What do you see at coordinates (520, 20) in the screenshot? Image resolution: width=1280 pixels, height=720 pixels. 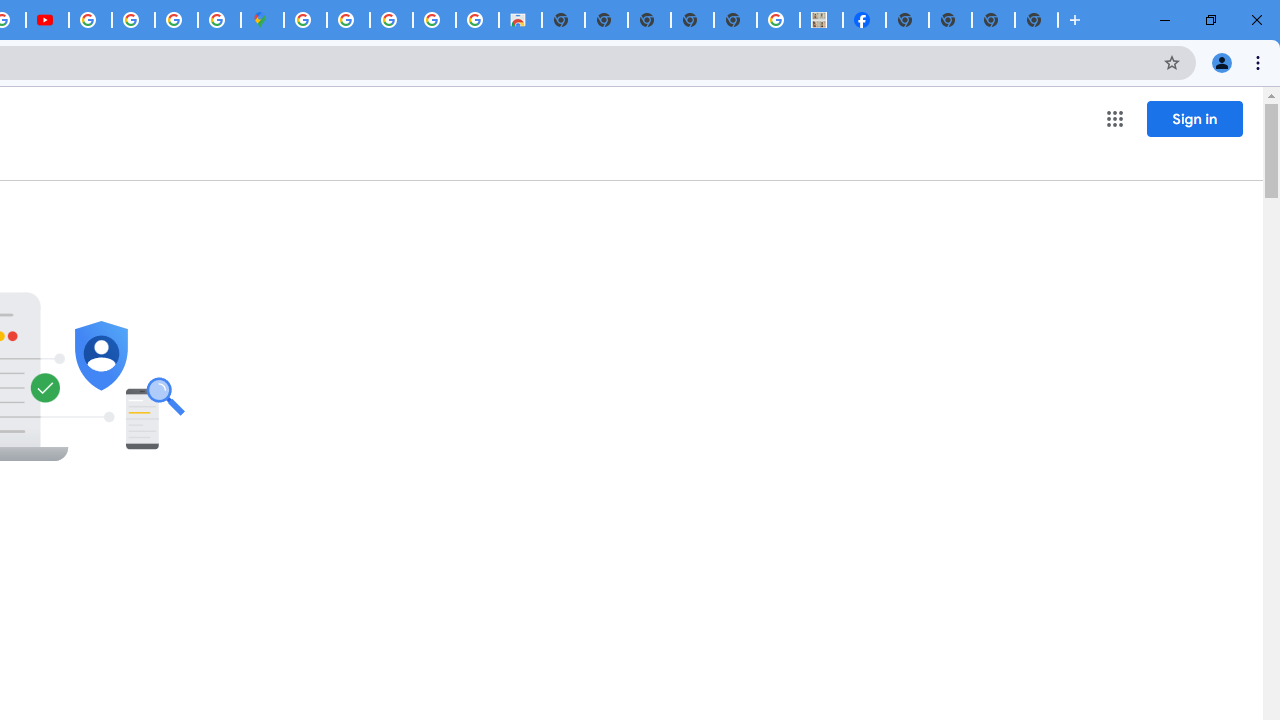 I see `'Chrome Web Store - Shopping'` at bounding box center [520, 20].